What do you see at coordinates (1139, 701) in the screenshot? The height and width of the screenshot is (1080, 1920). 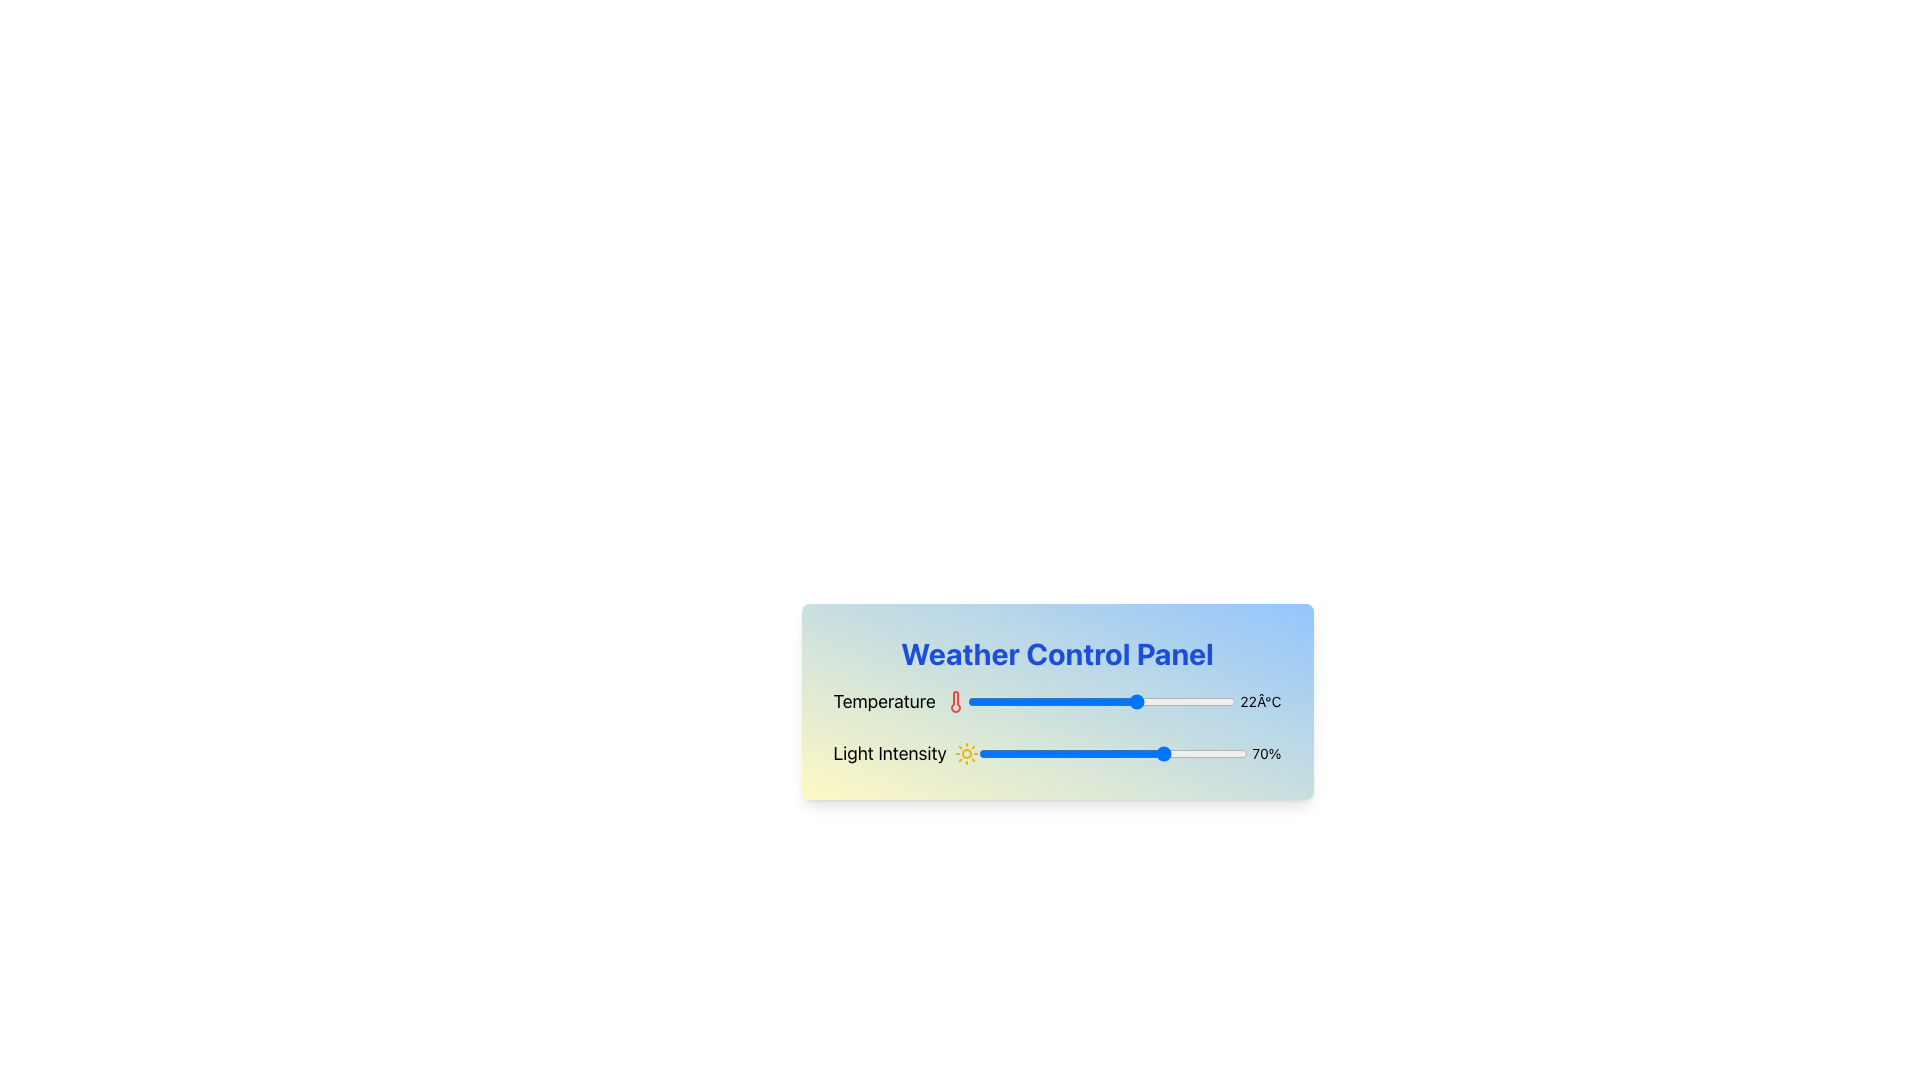 I see `the temperature slider` at bounding box center [1139, 701].